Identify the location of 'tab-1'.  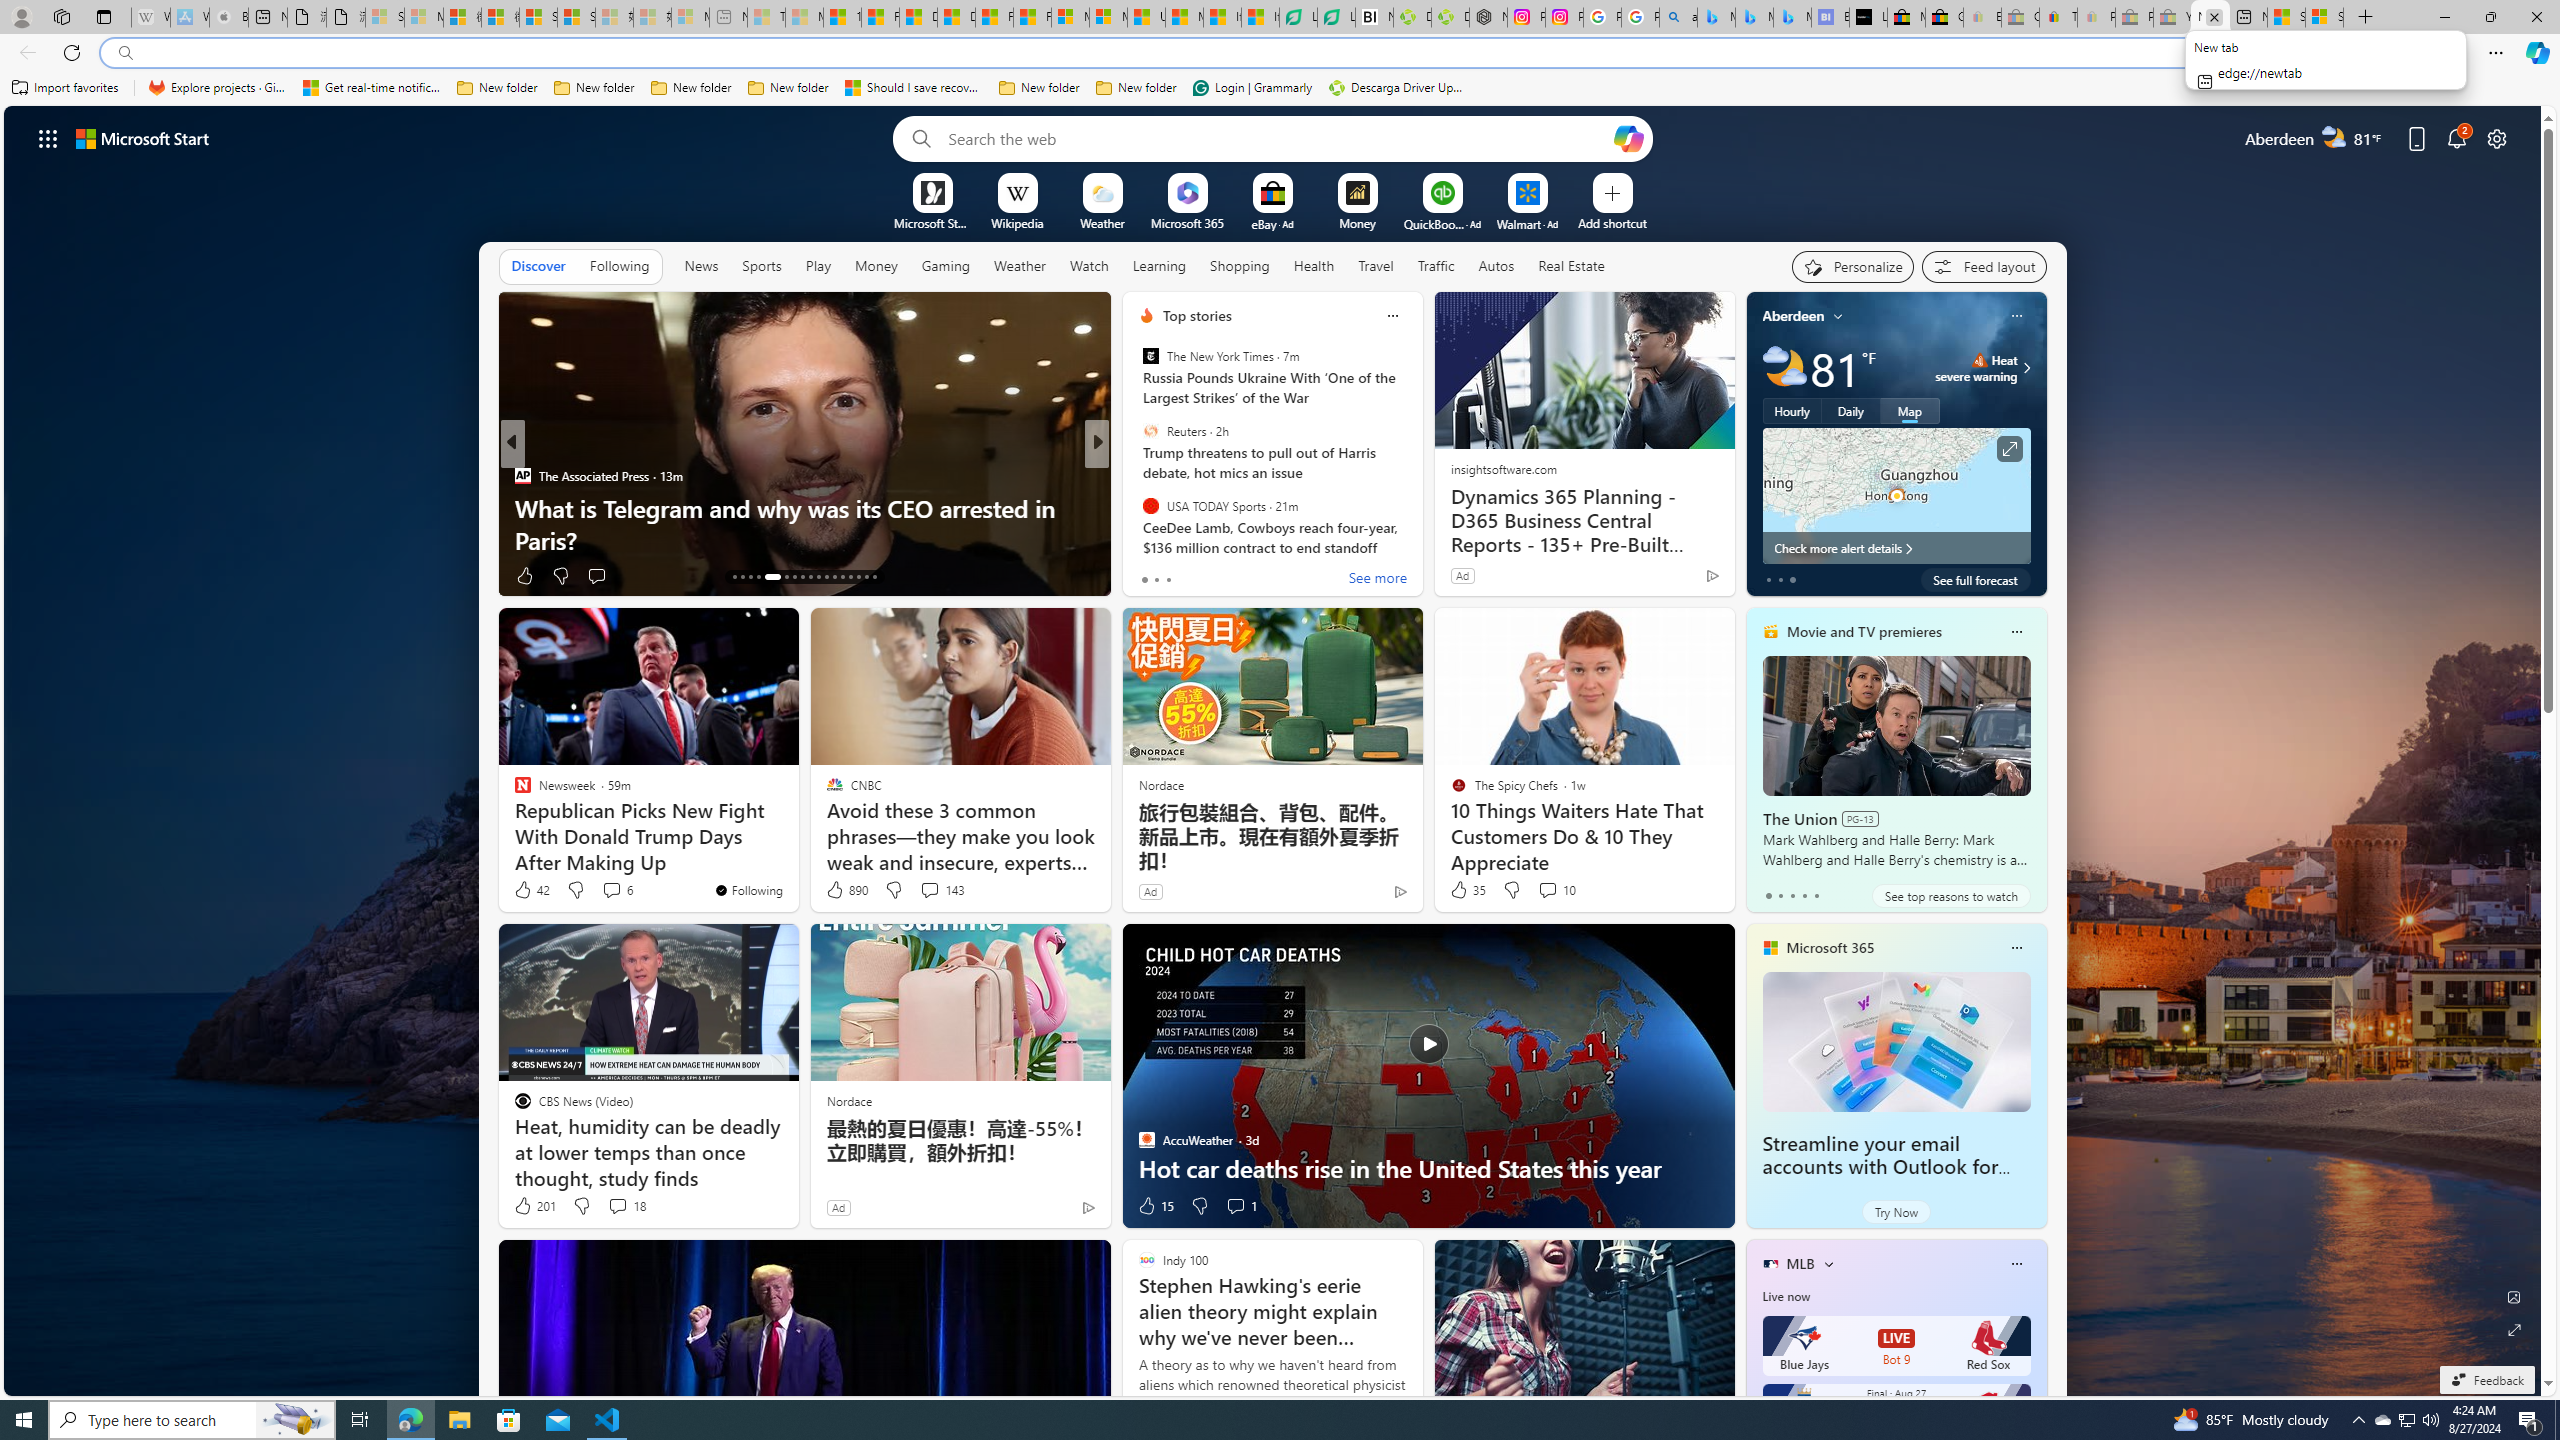
(1780, 895).